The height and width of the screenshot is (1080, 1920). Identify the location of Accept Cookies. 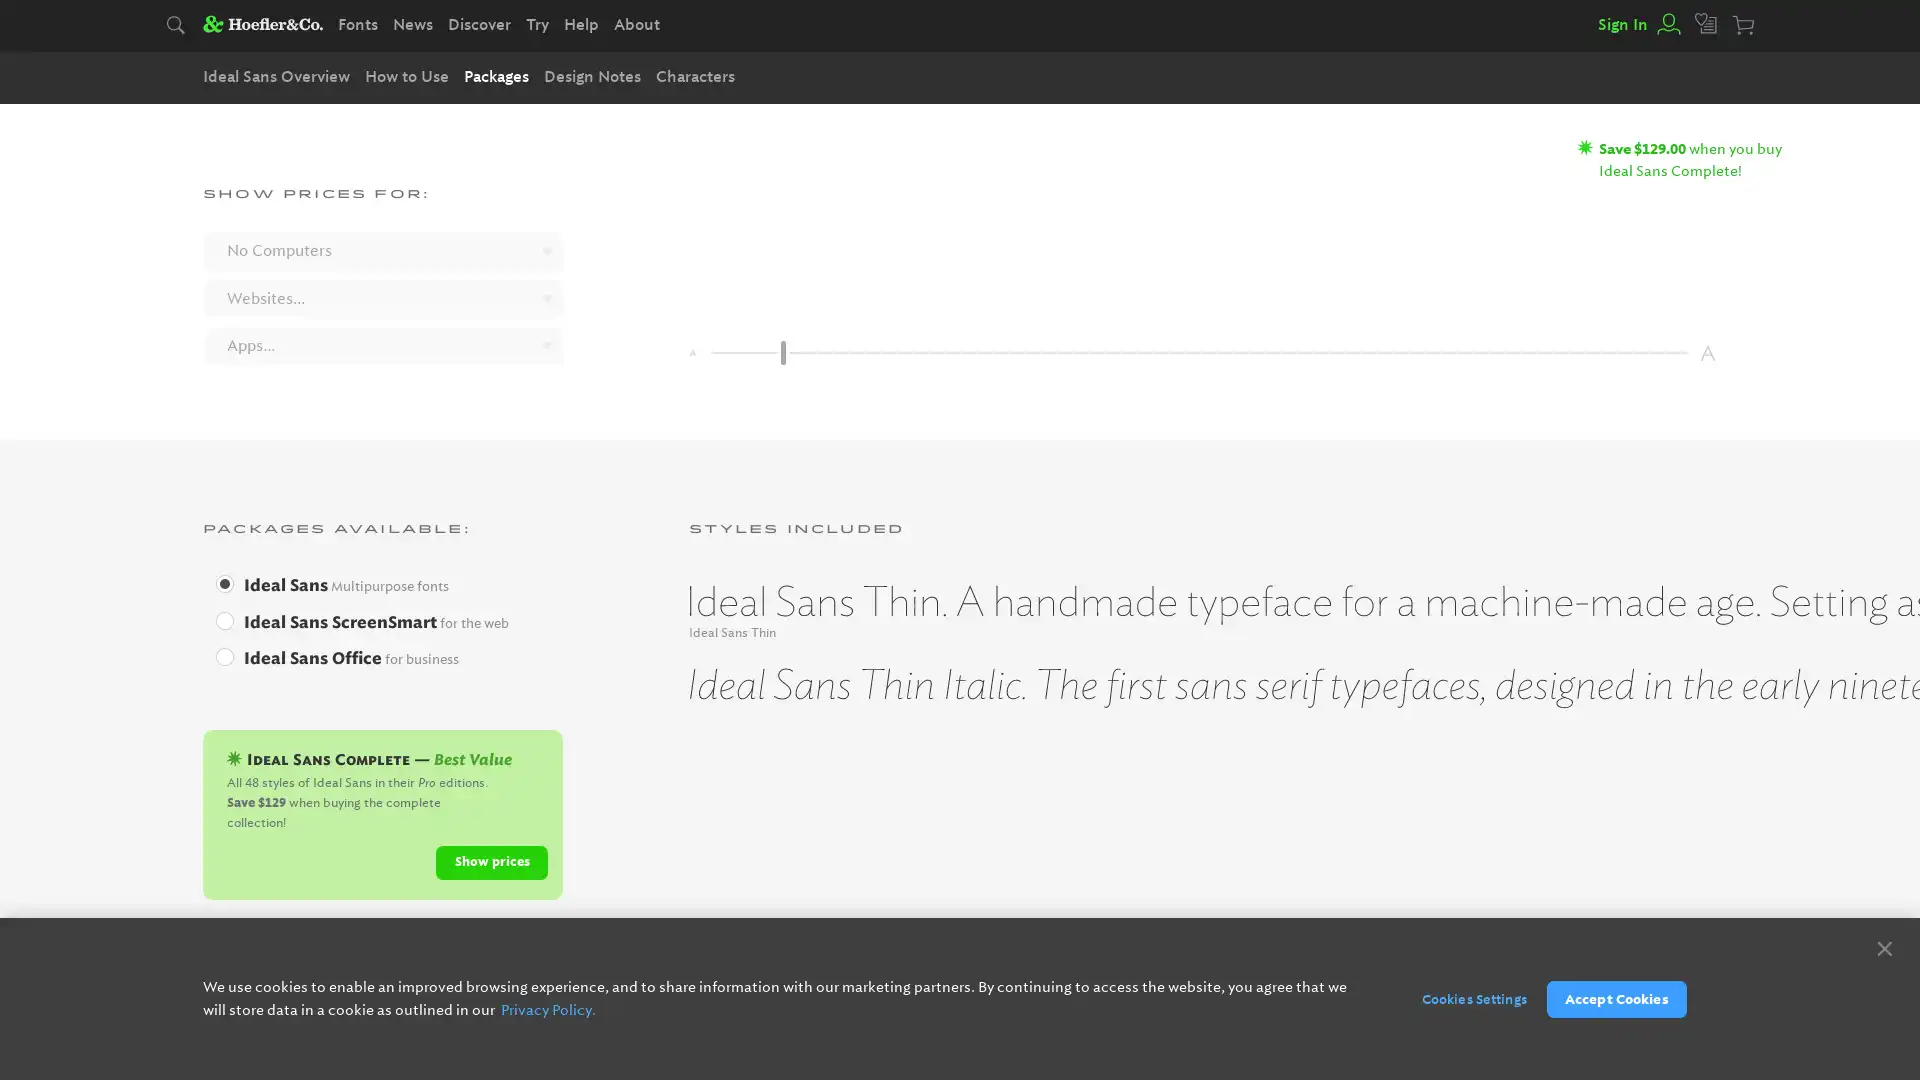
(1616, 998).